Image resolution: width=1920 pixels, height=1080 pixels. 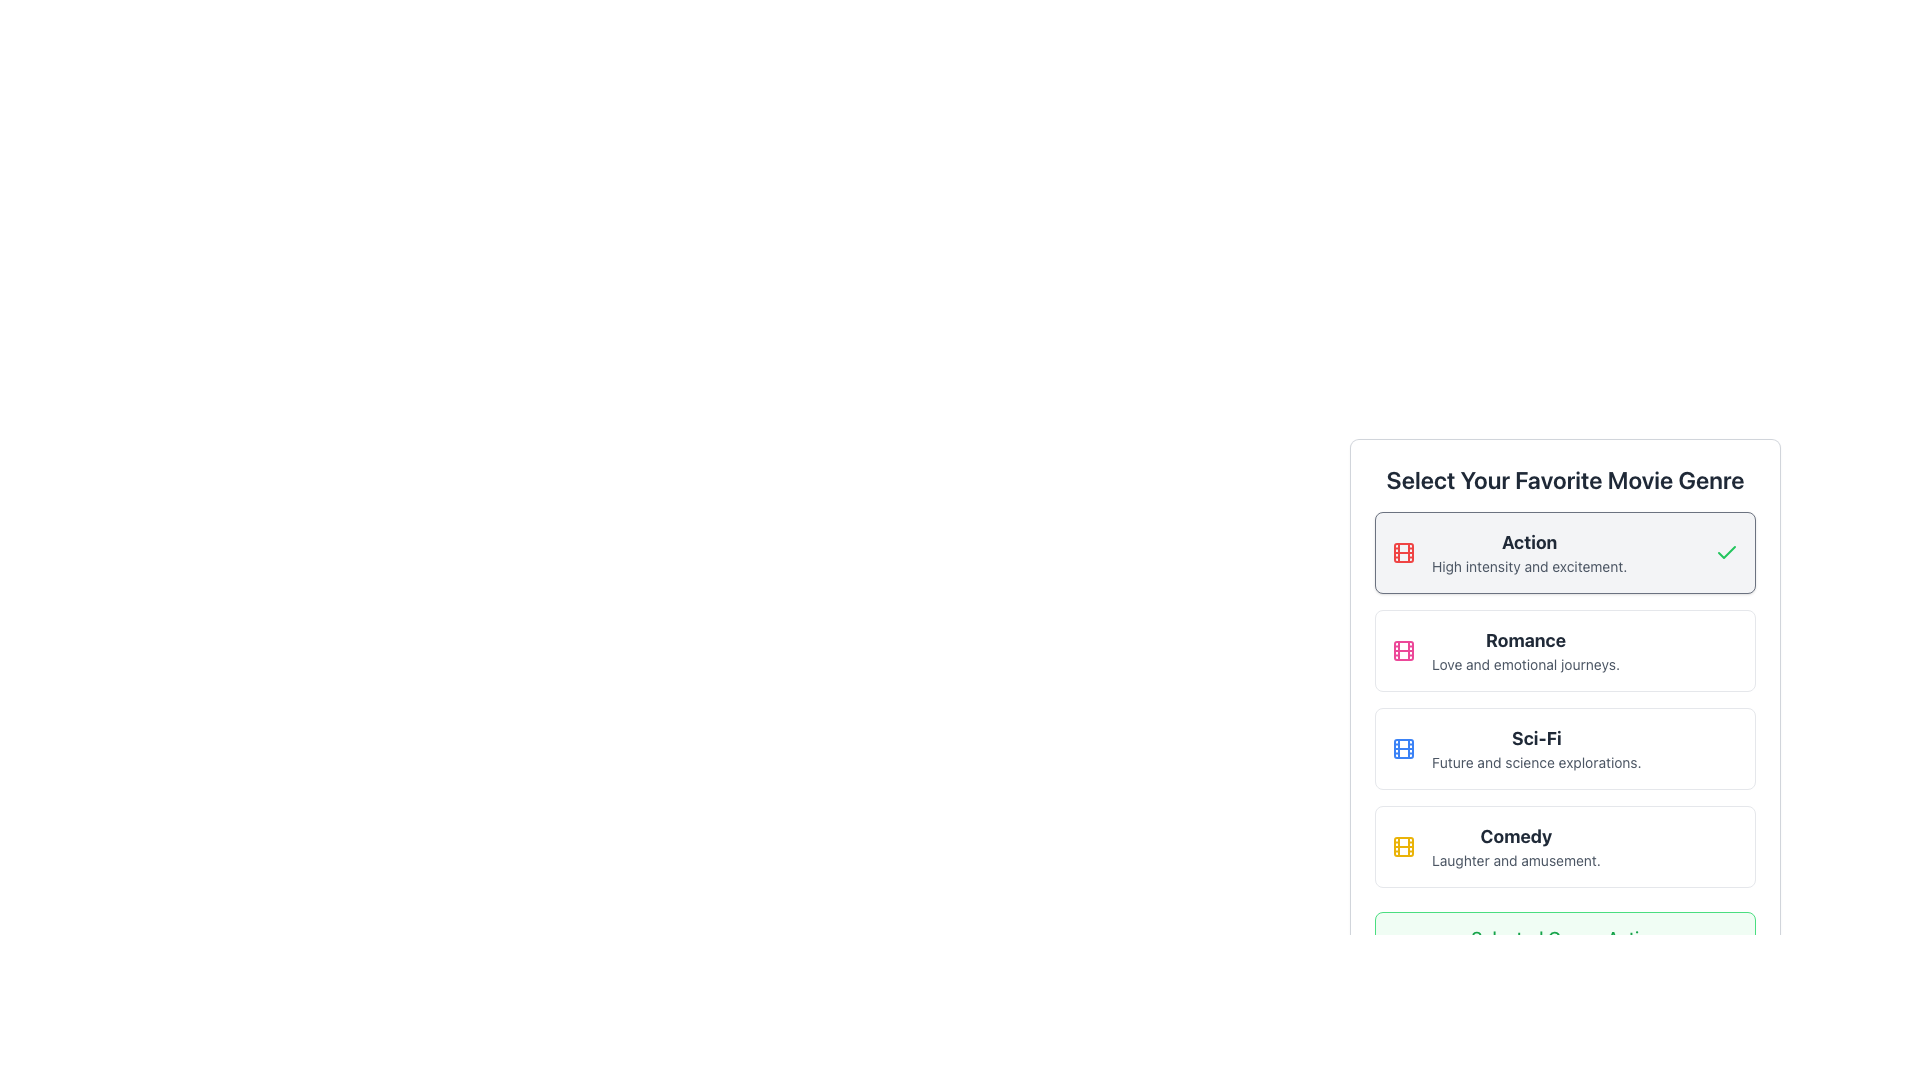 What do you see at coordinates (1525, 664) in the screenshot?
I see `the text element reading 'Love and emotional journeys.' located under the bold title 'Romance' in the 'Select Your Favorite Movie Genre' list` at bounding box center [1525, 664].